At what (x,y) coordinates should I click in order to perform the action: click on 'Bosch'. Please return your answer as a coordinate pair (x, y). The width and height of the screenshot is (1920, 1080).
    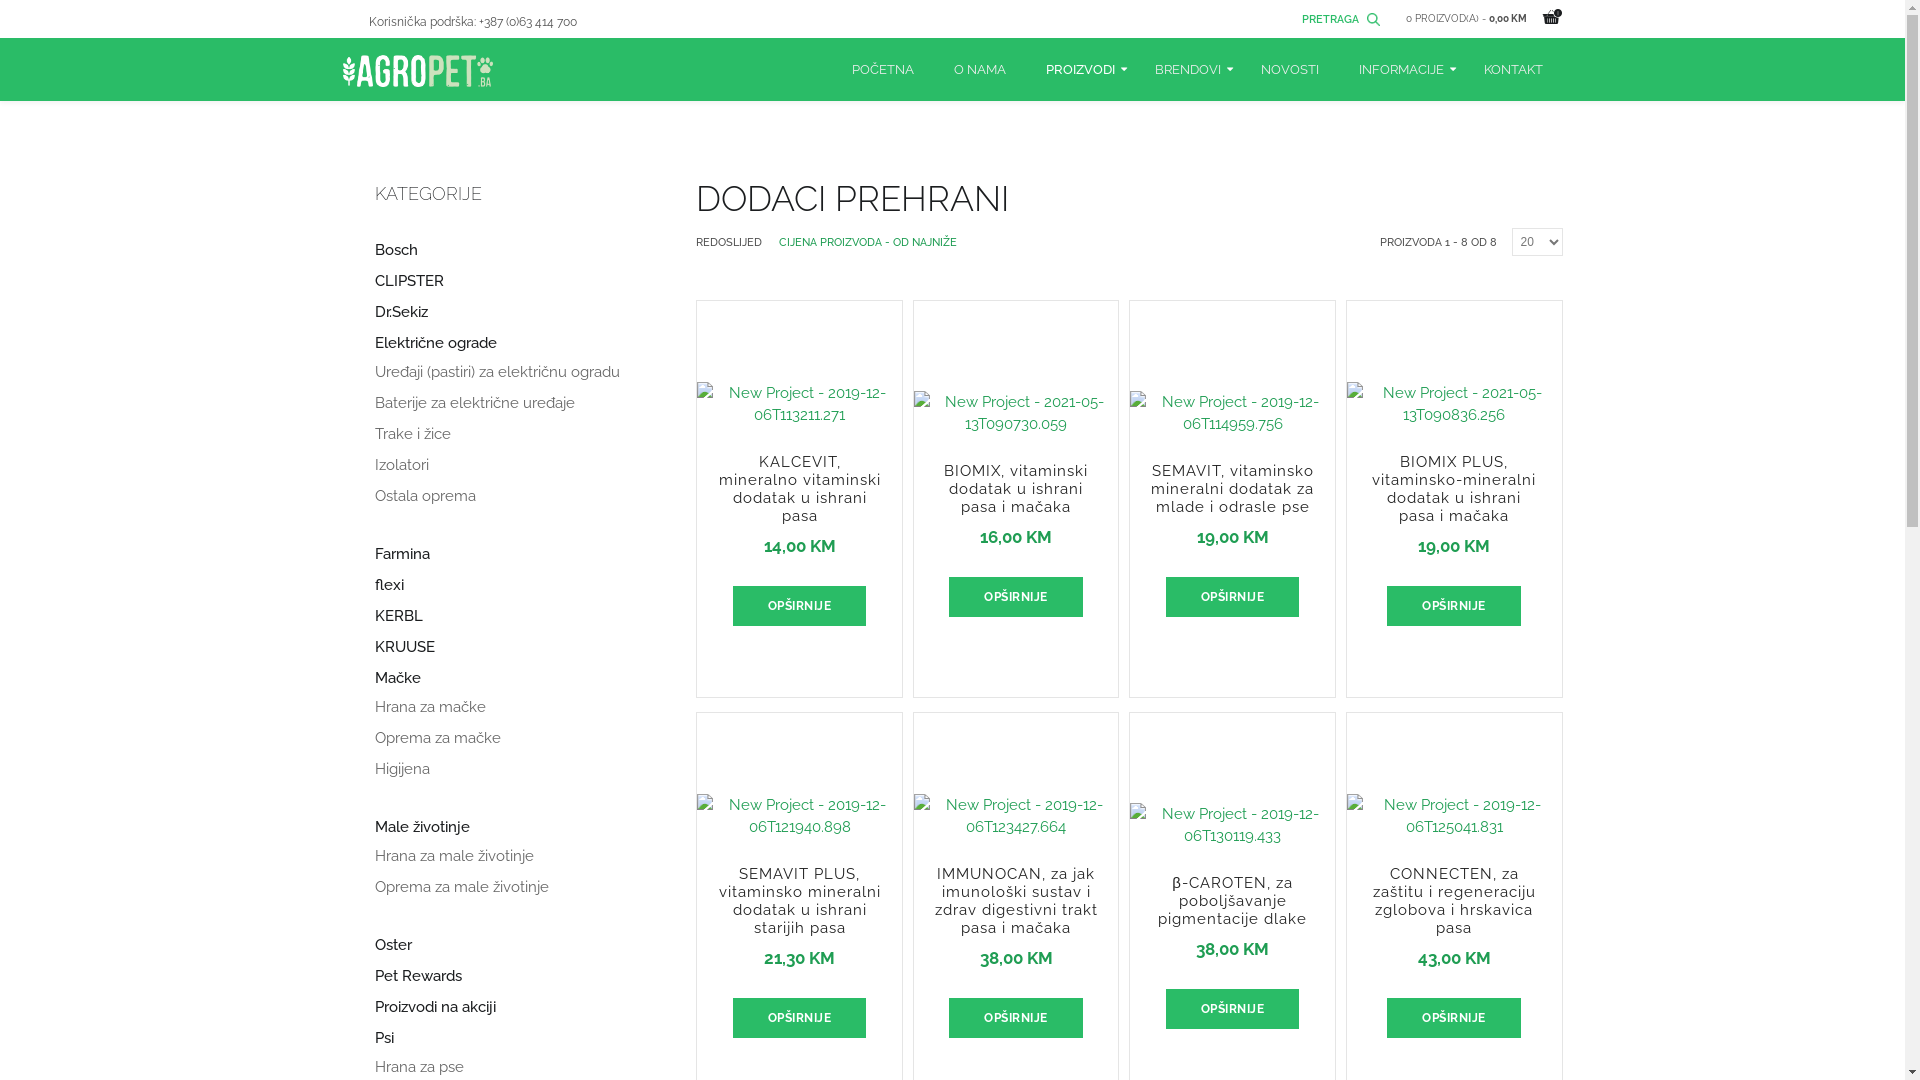
    Looking at the image, I should click on (374, 249).